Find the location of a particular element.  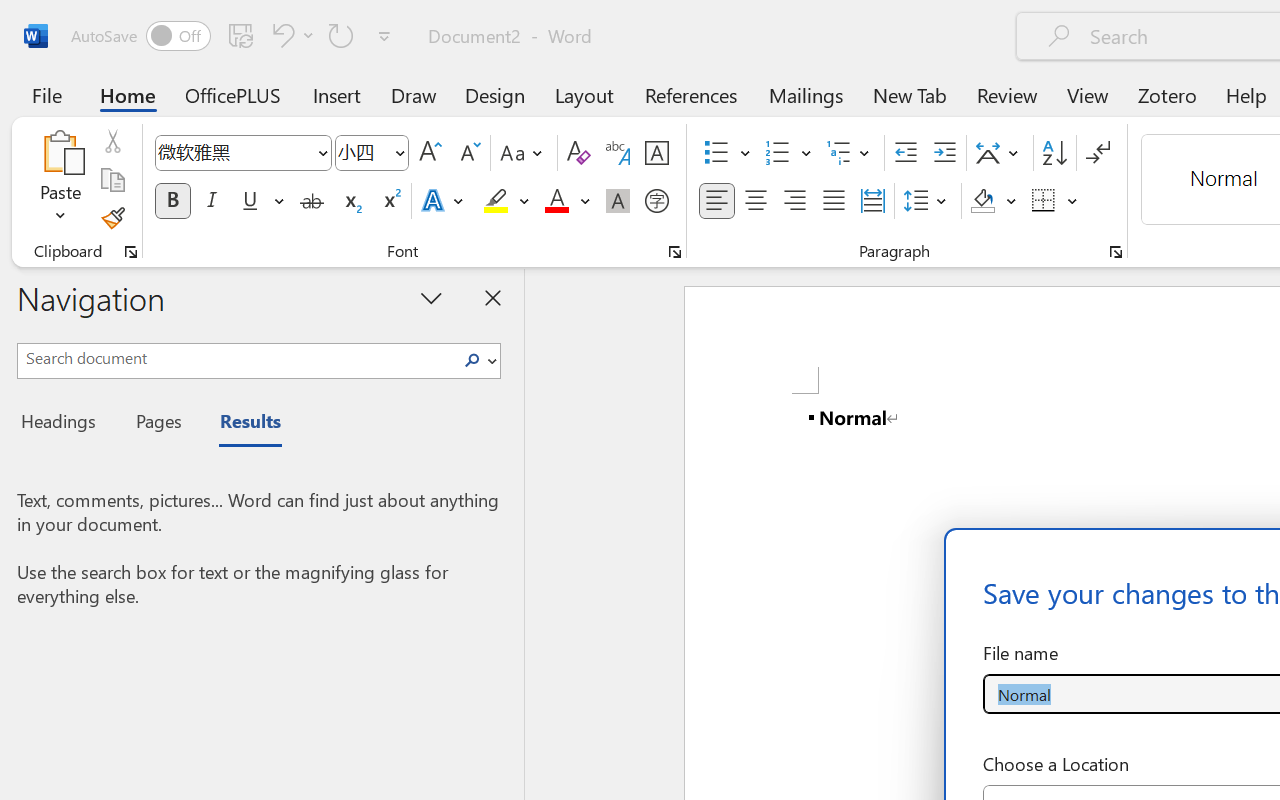

'Repeat Style' is located at coordinates (341, 34).